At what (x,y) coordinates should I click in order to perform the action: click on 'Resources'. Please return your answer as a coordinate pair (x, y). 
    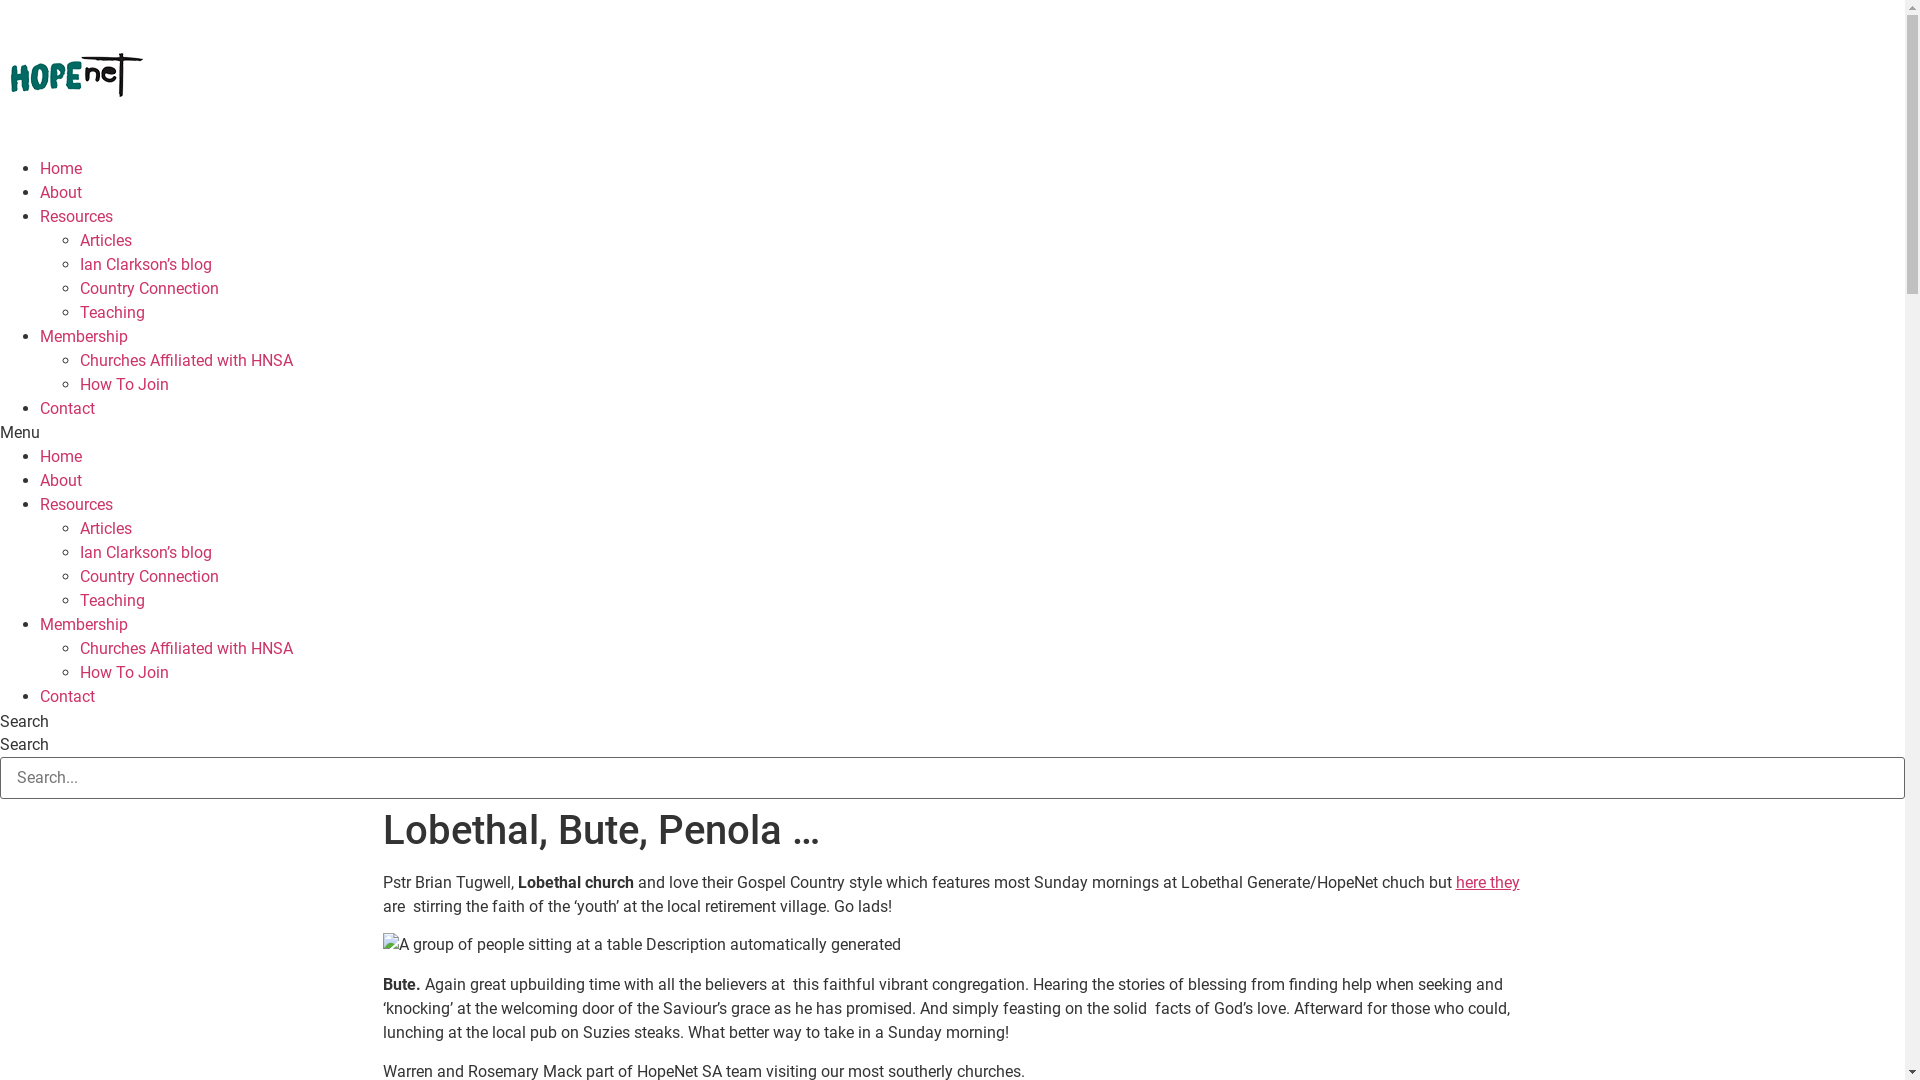
    Looking at the image, I should click on (76, 216).